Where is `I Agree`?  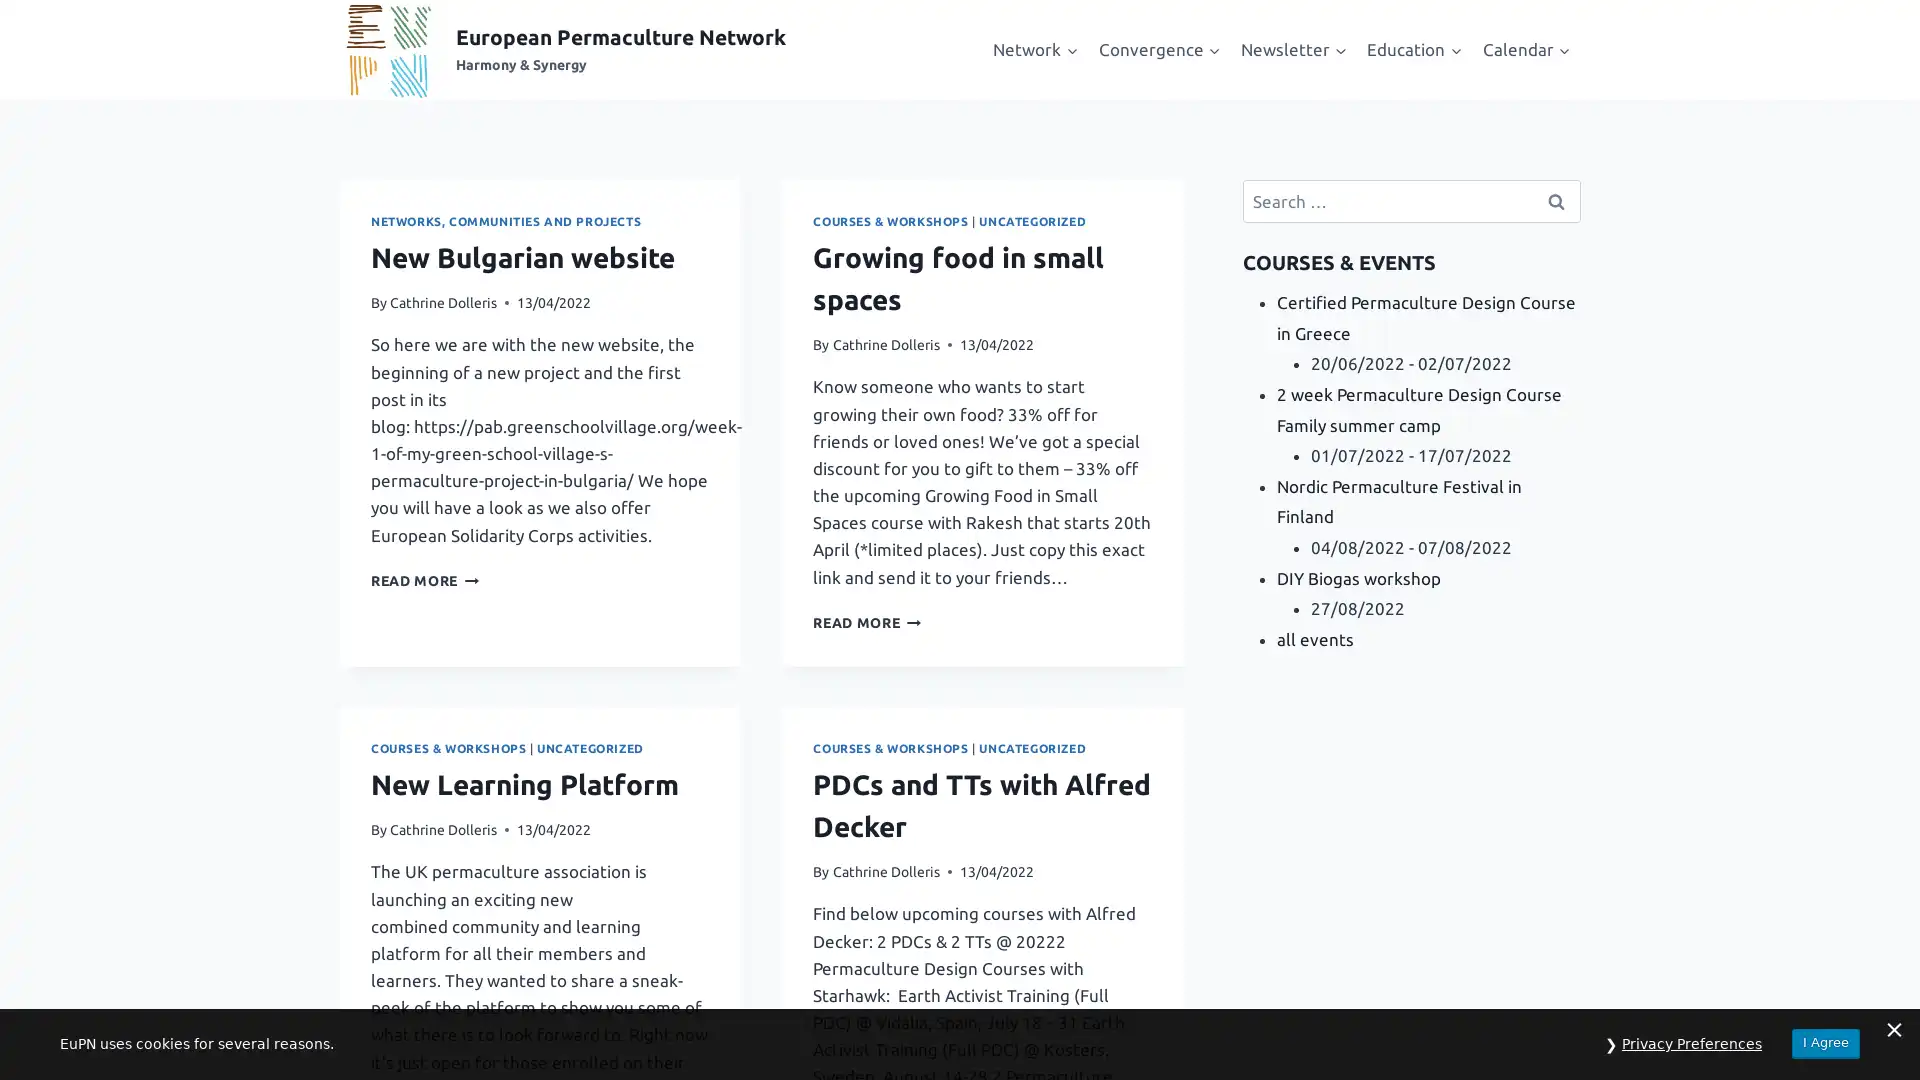
I Agree is located at coordinates (1825, 1042).